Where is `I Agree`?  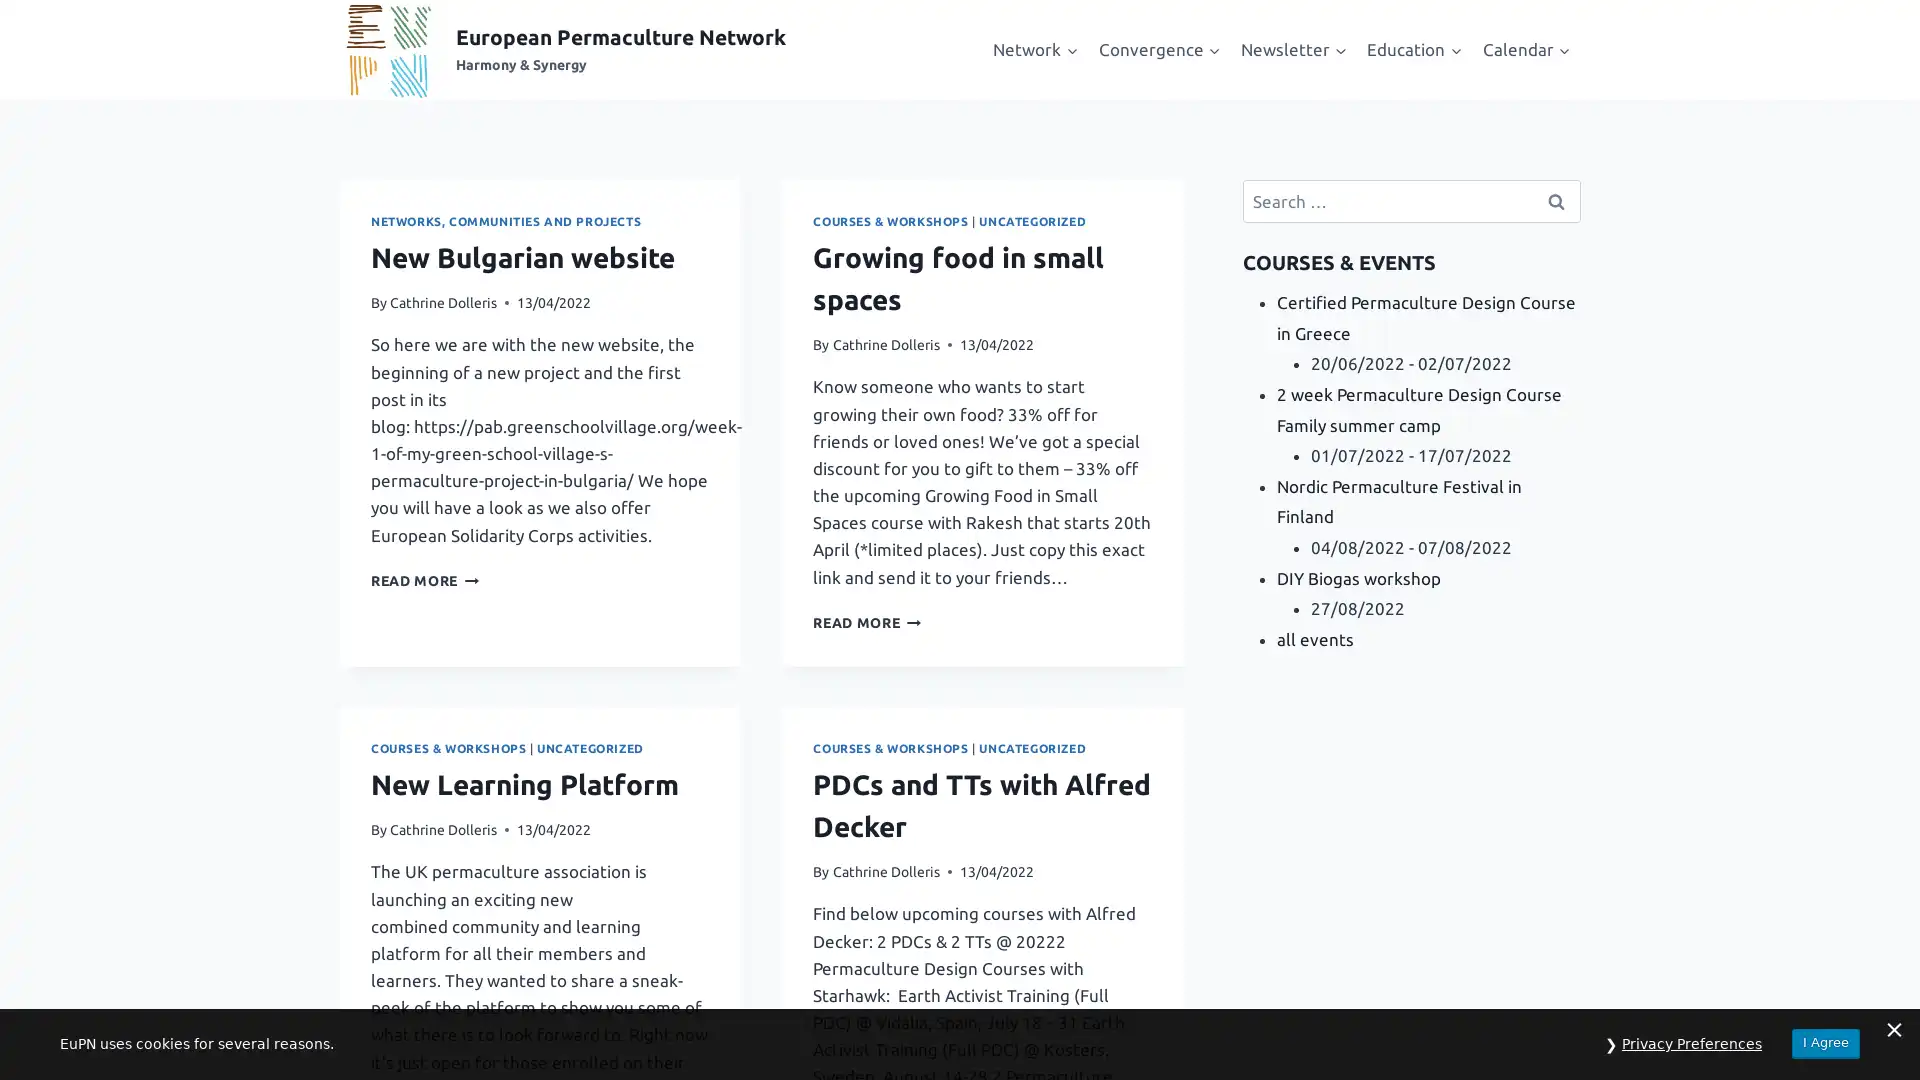
I Agree is located at coordinates (1825, 1042).